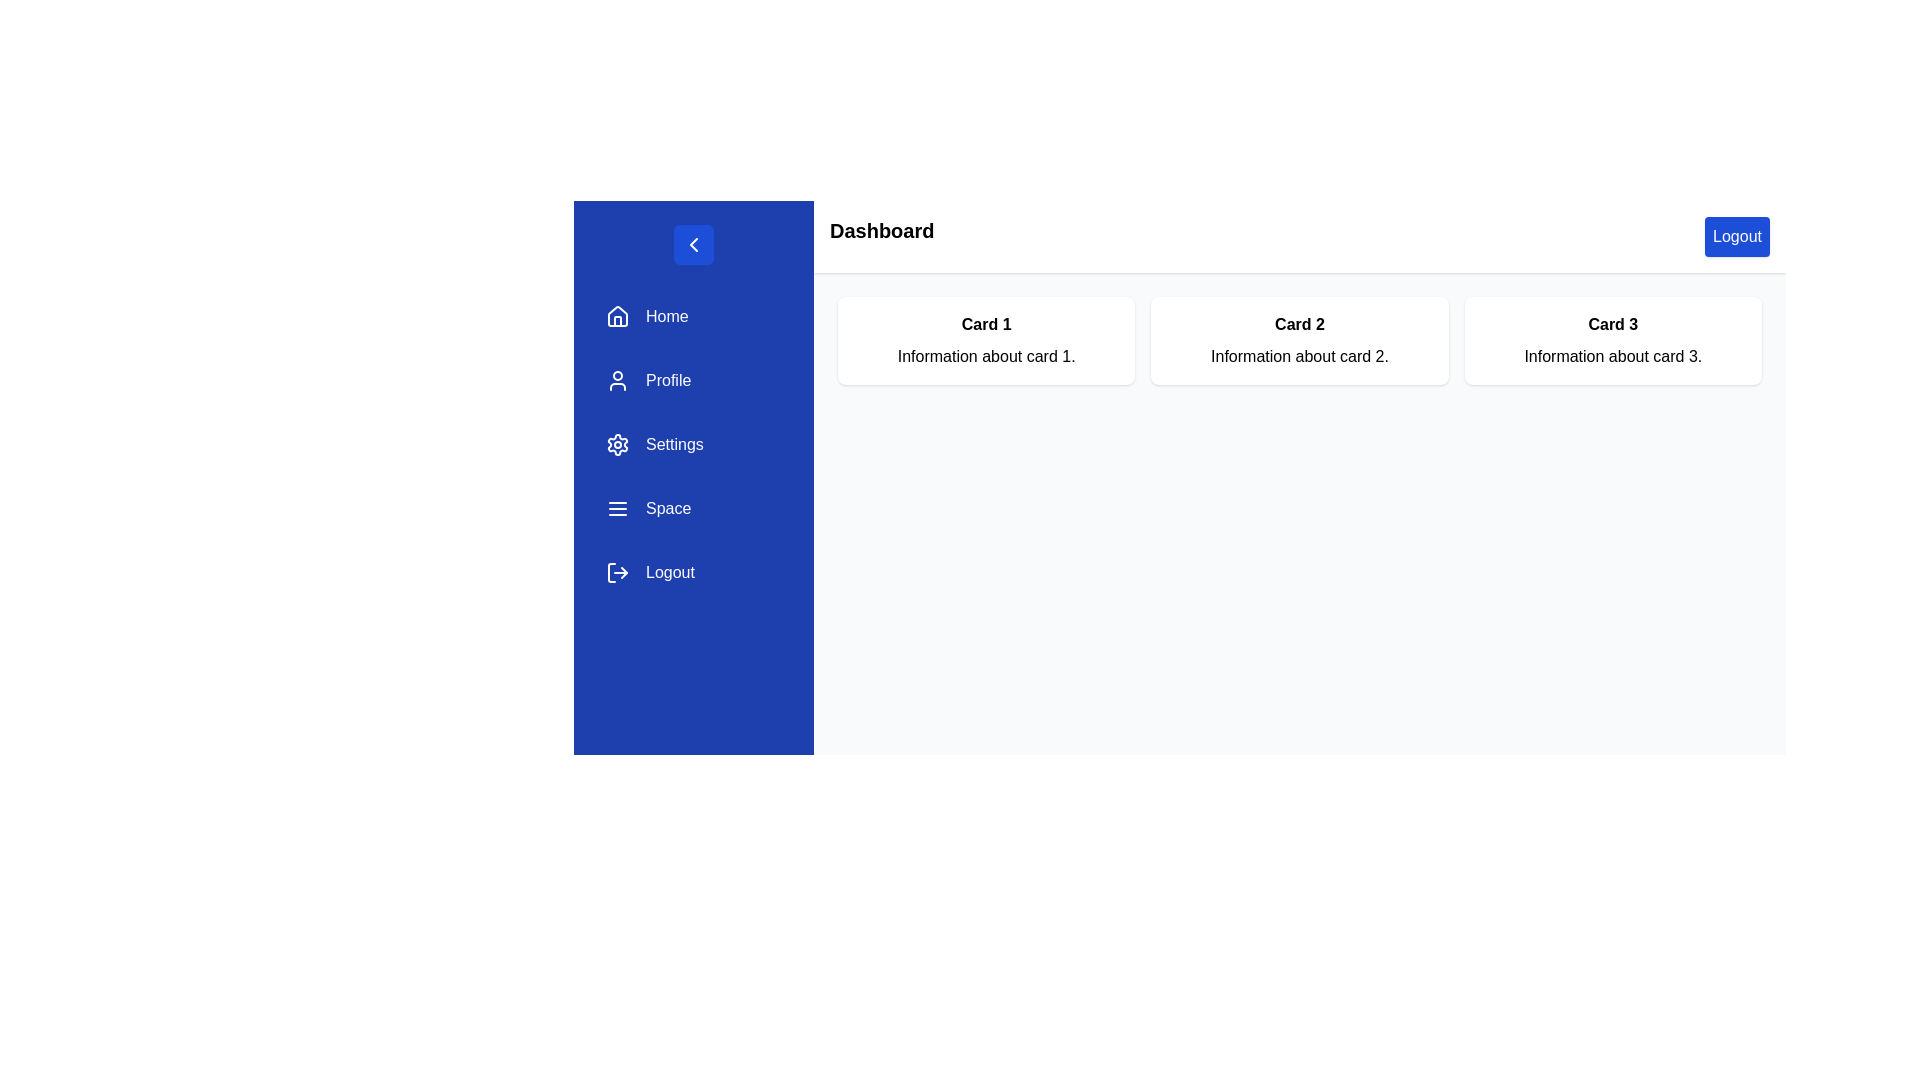  What do you see at coordinates (694, 508) in the screenshot?
I see `the 'Space' navigation button located in the vertical navigation bar, which is the fourth option below 'Settings' and above 'Logout'` at bounding box center [694, 508].